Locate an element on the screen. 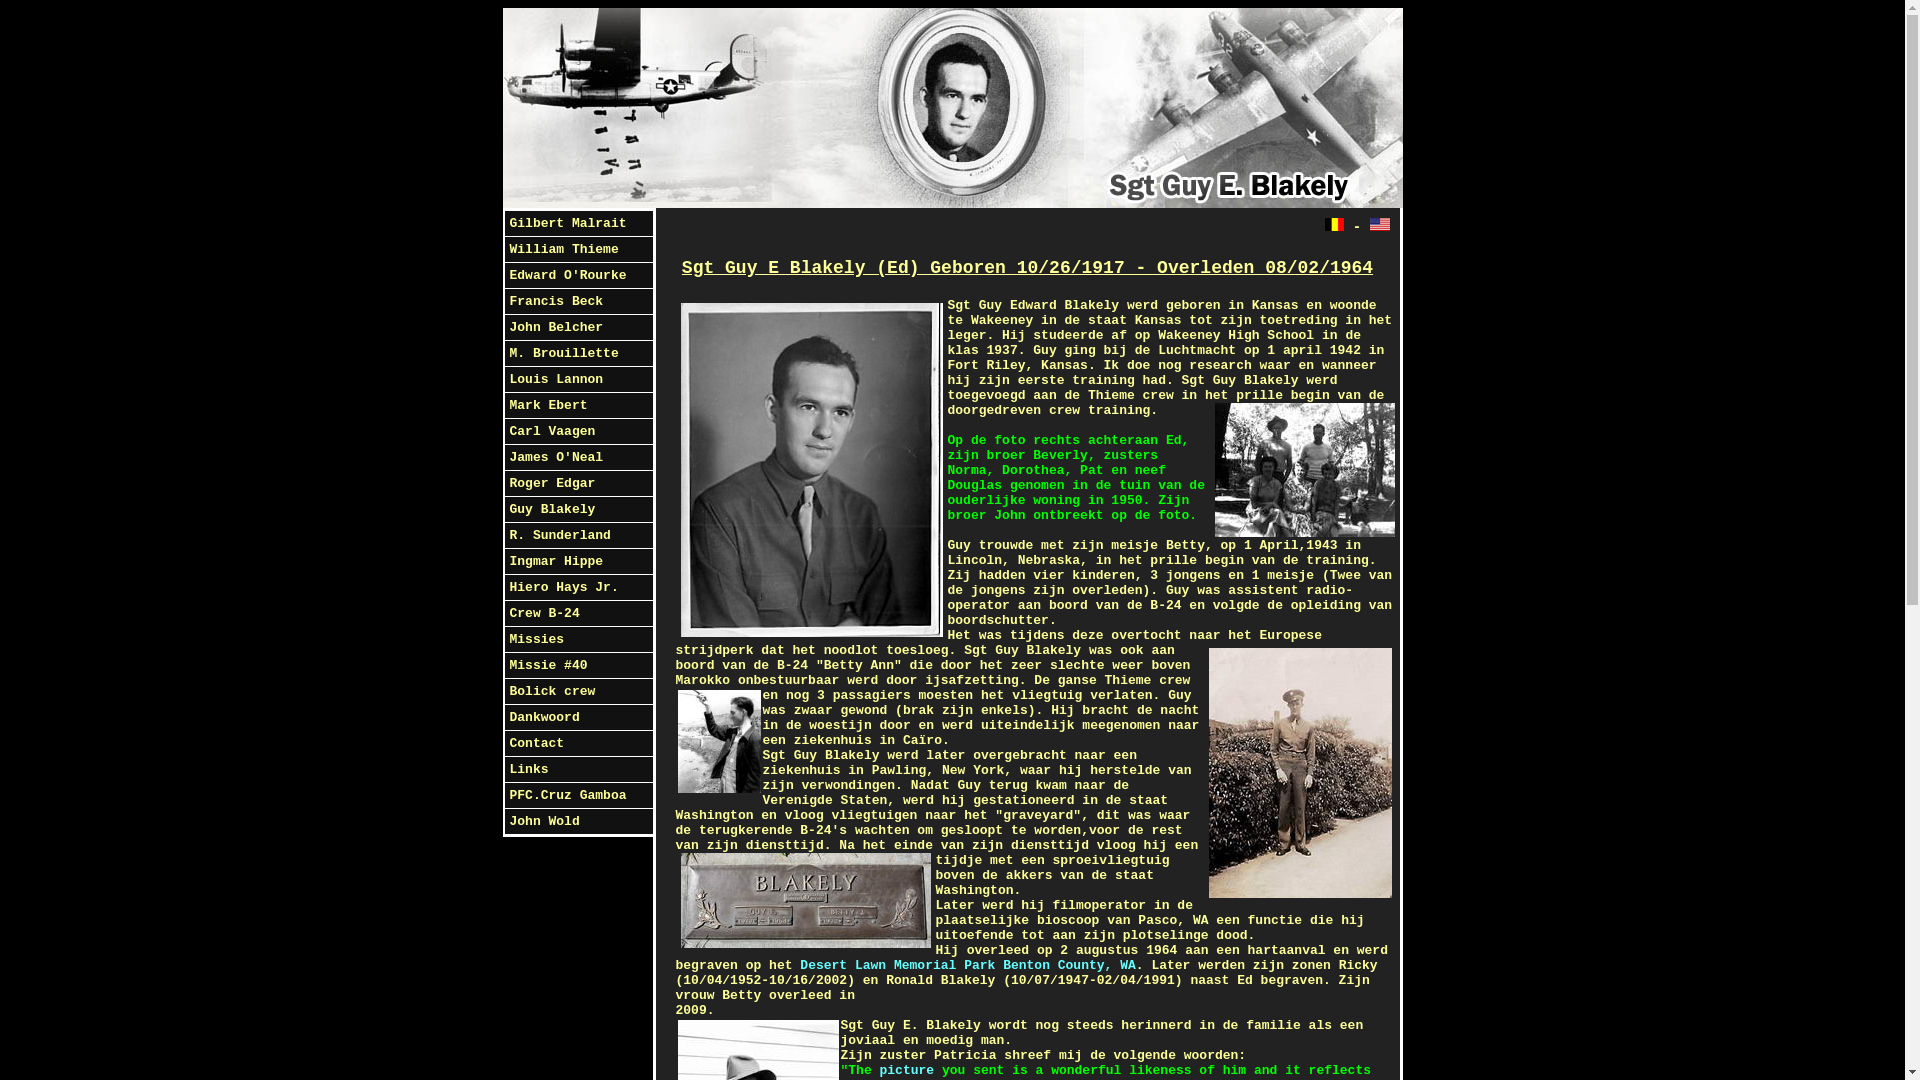 The height and width of the screenshot is (1080, 1920). 'John Belcher' is located at coordinates (504, 326).